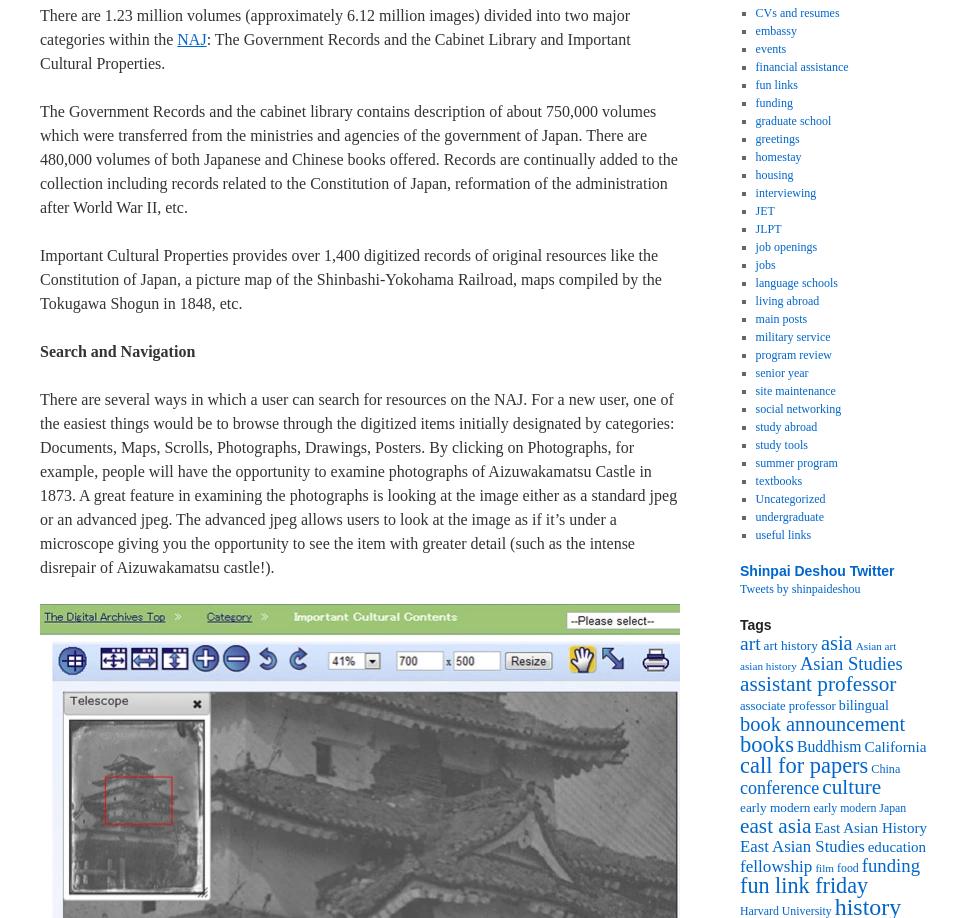  Describe the element at coordinates (847, 866) in the screenshot. I see `'food'` at that location.